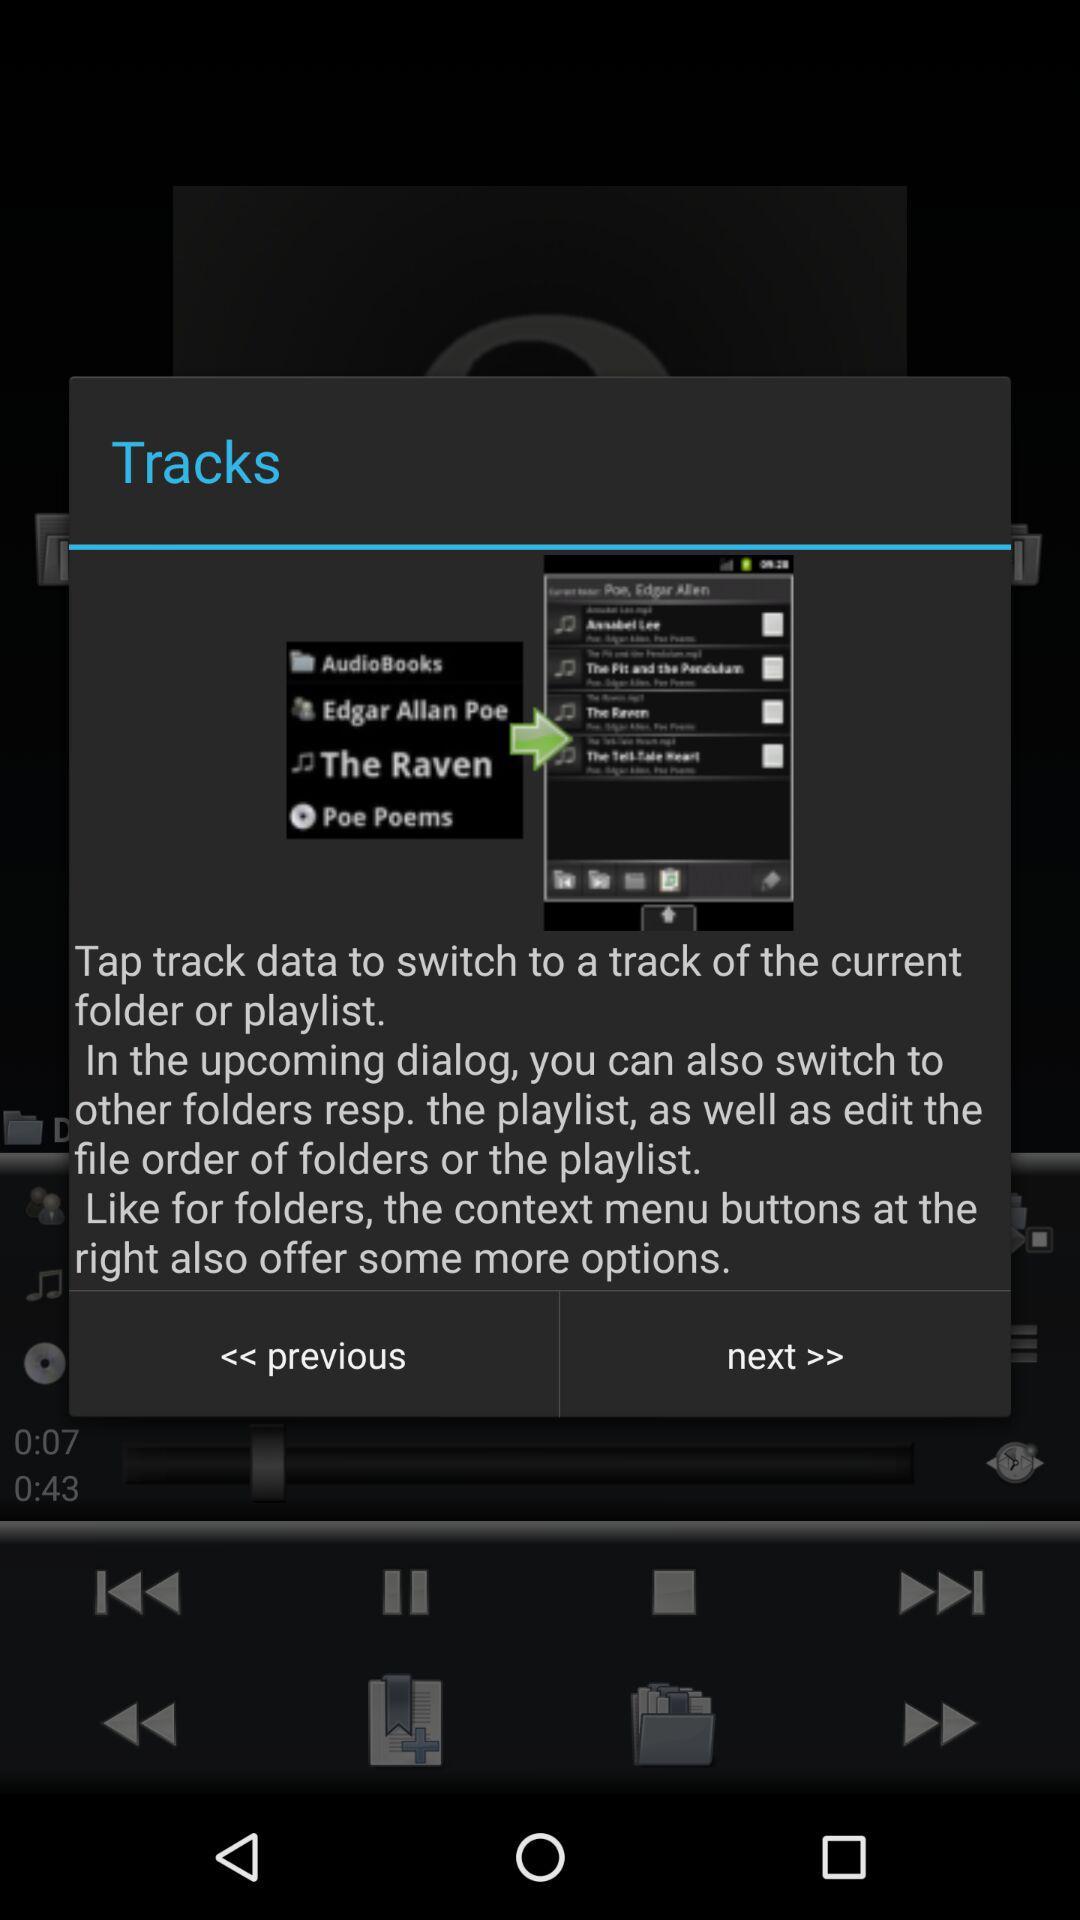 The image size is (1080, 1920). I want to click on the next >> icon, so click(784, 1354).